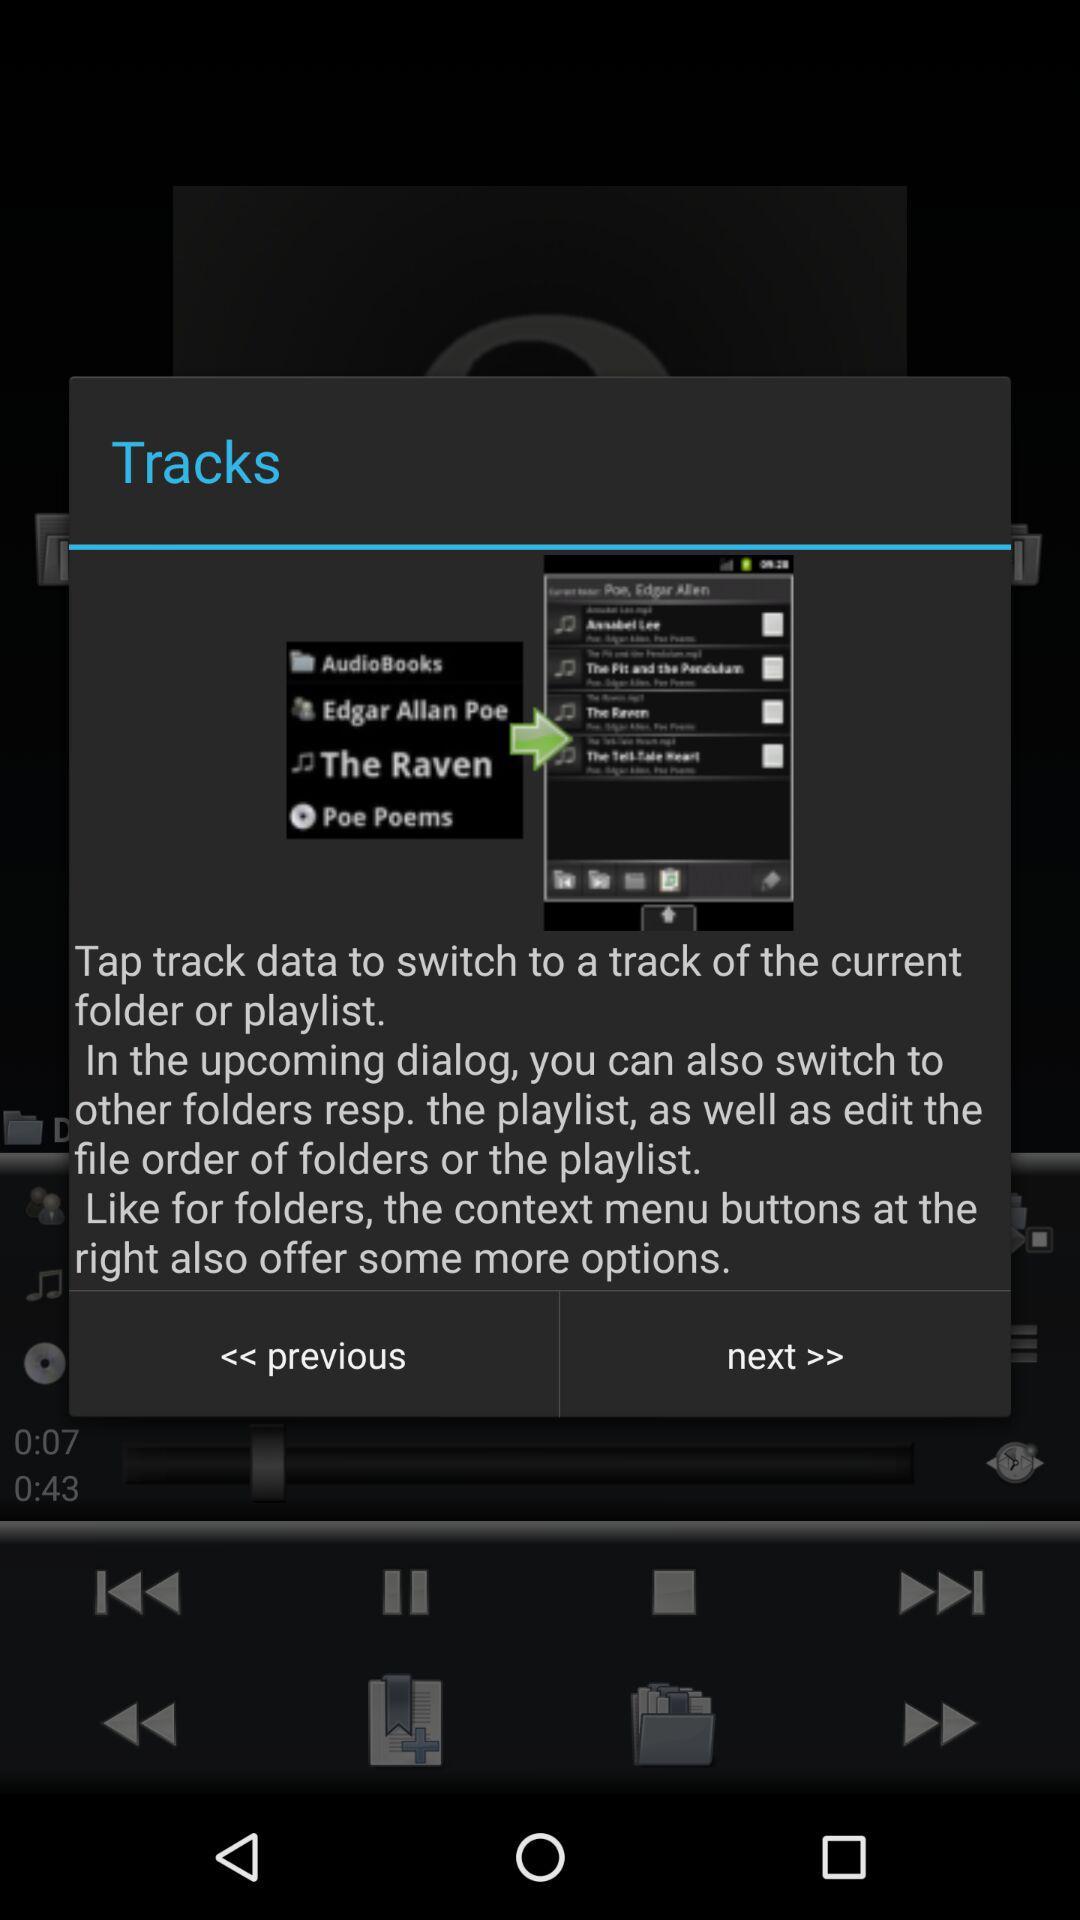 The image size is (1080, 1920). I want to click on the next >> icon, so click(784, 1354).